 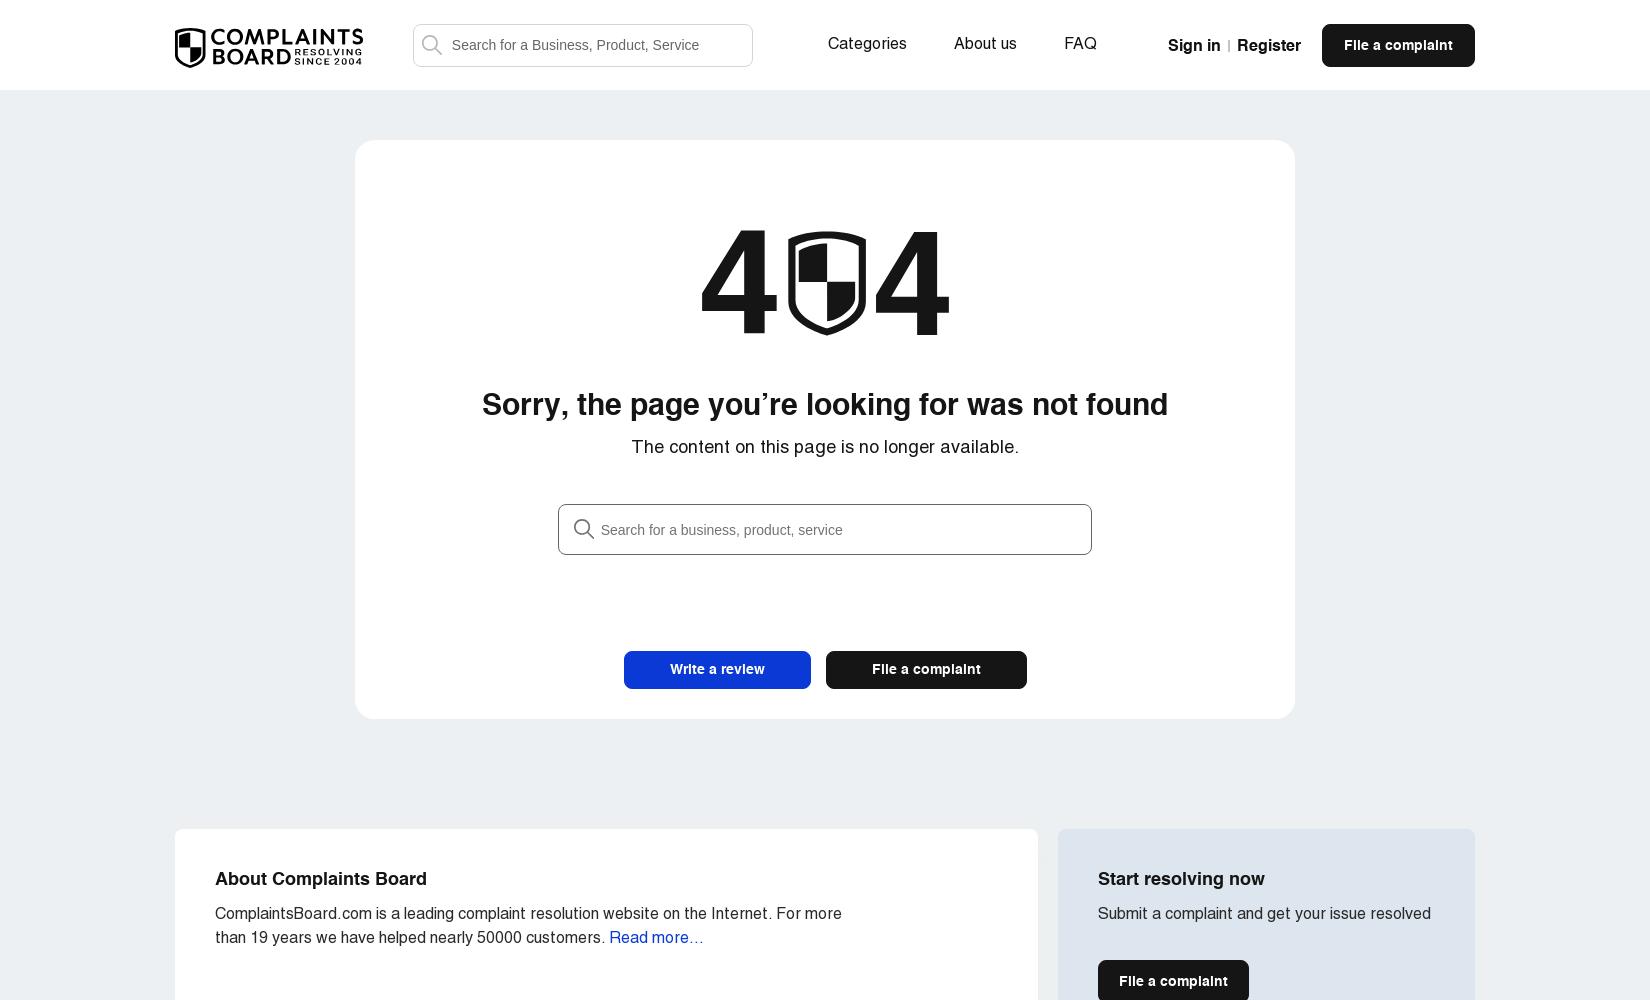 What do you see at coordinates (867, 45) in the screenshot?
I see `'Categories'` at bounding box center [867, 45].